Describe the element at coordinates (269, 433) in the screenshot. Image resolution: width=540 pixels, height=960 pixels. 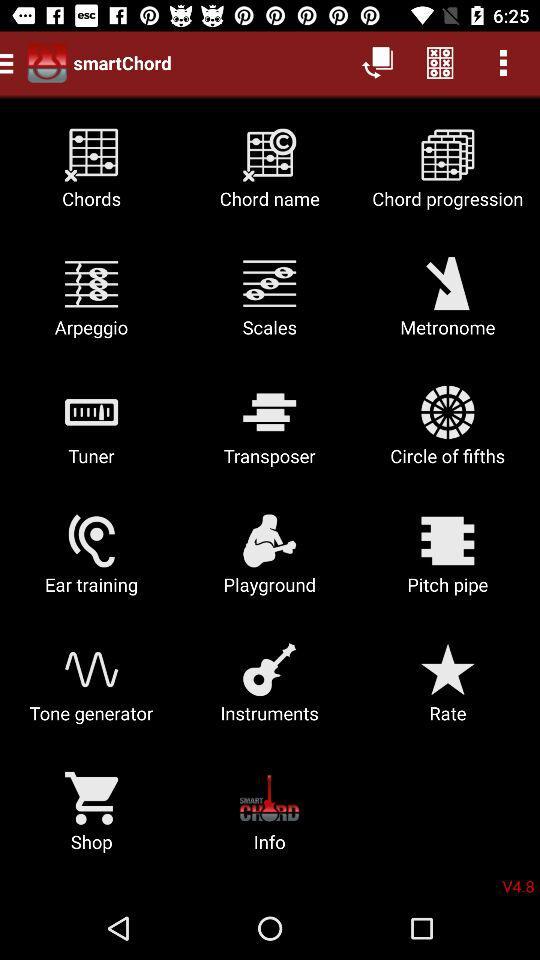
I see `the transposer` at that location.